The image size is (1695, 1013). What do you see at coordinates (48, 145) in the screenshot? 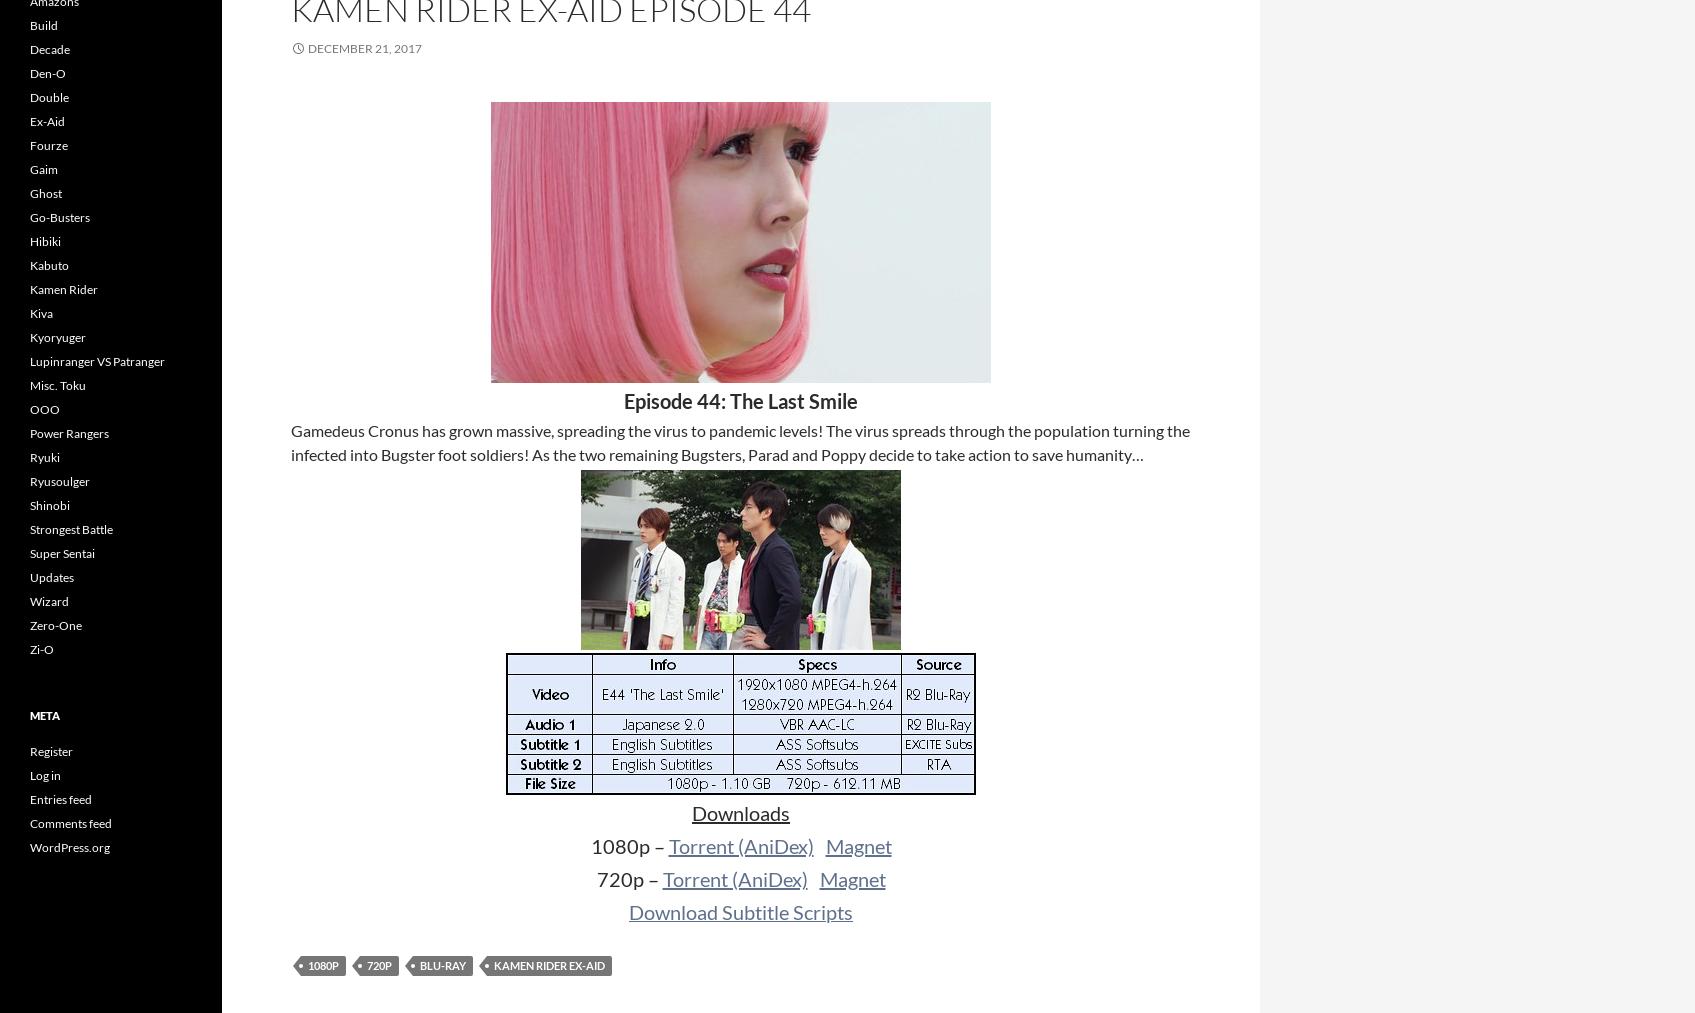
I see `'Fourze'` at bounding box center [48, 145].